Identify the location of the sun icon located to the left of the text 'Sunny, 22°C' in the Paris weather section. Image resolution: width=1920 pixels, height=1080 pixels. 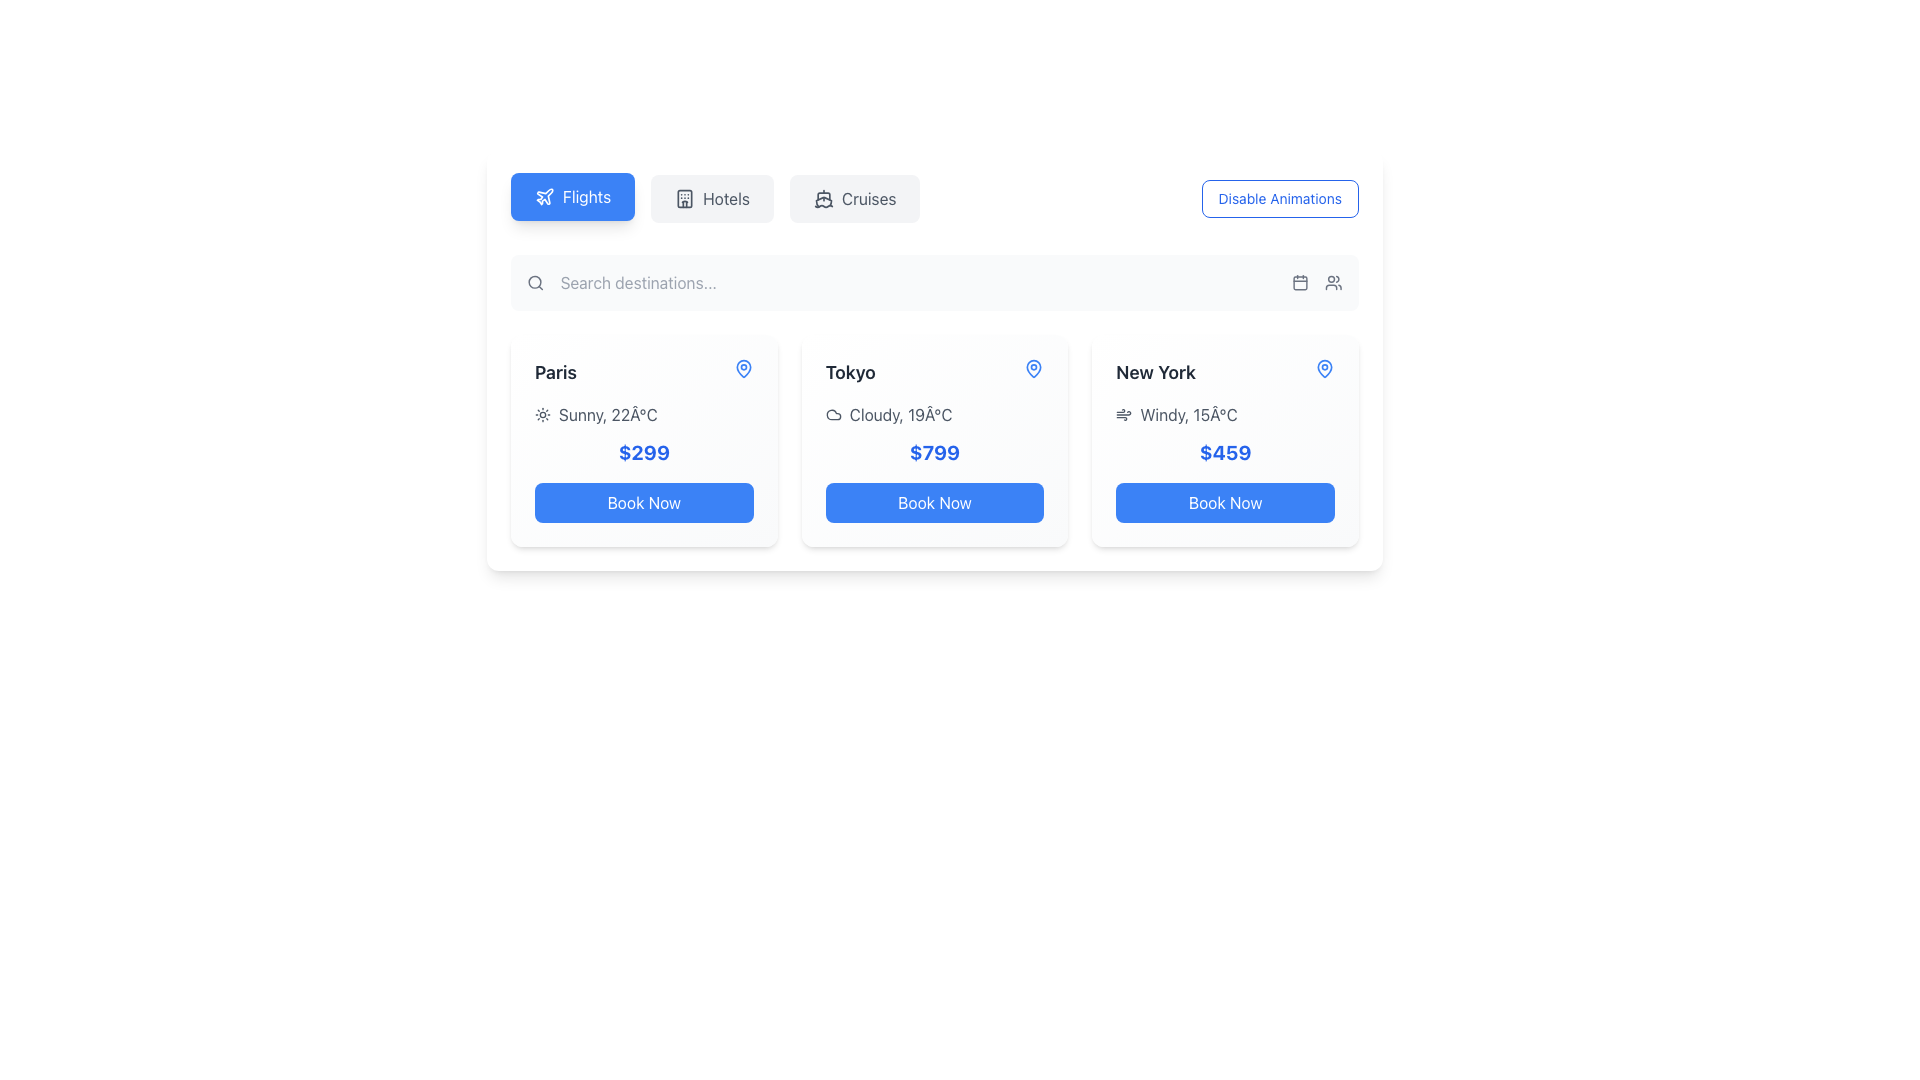
(542, 414).